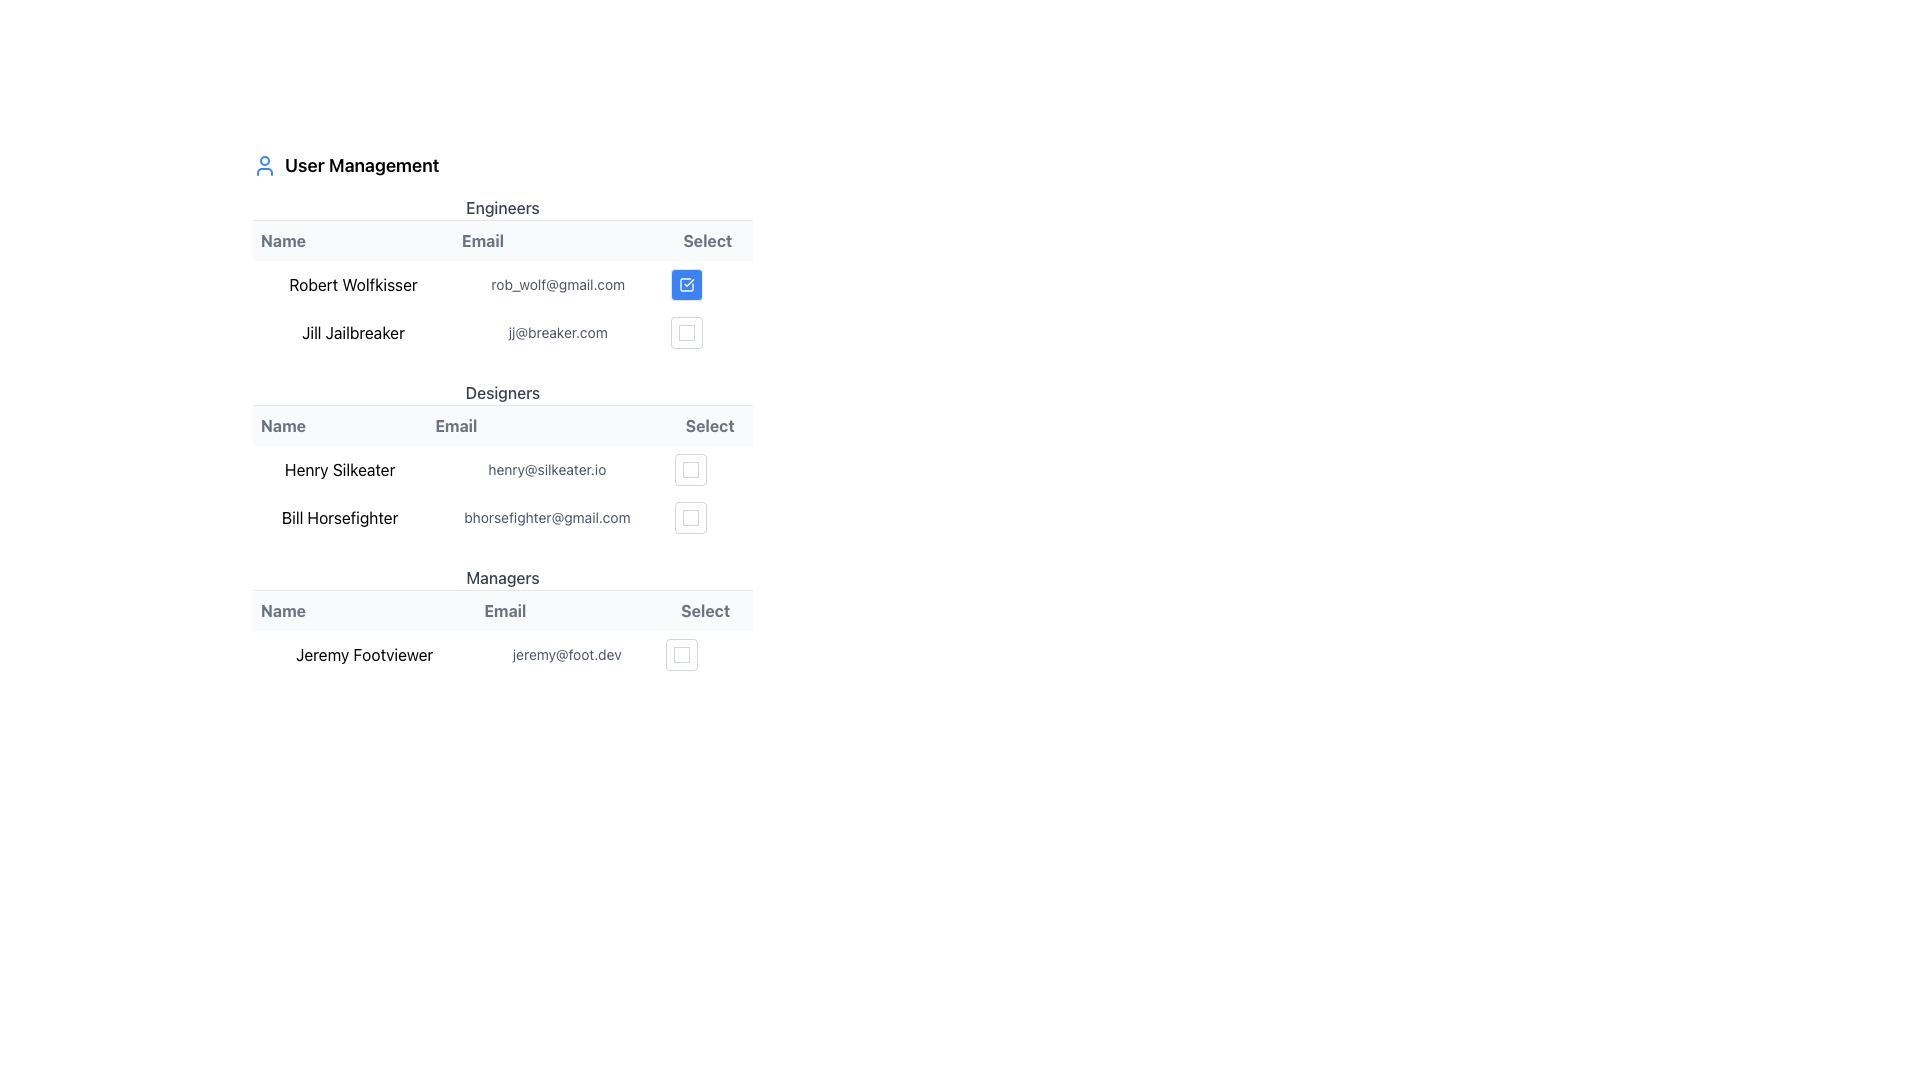 Image resolution: width=1920 pixels, height=1080 pixels. Describe the element at coordinates (547, 470) in the screenshot. I see `the static text display showing the email address of 'Henry Silkeater', located in the 'Email' column of the 'Designers' section, positioned between the checkbox on the right and the name on the left` at that location.